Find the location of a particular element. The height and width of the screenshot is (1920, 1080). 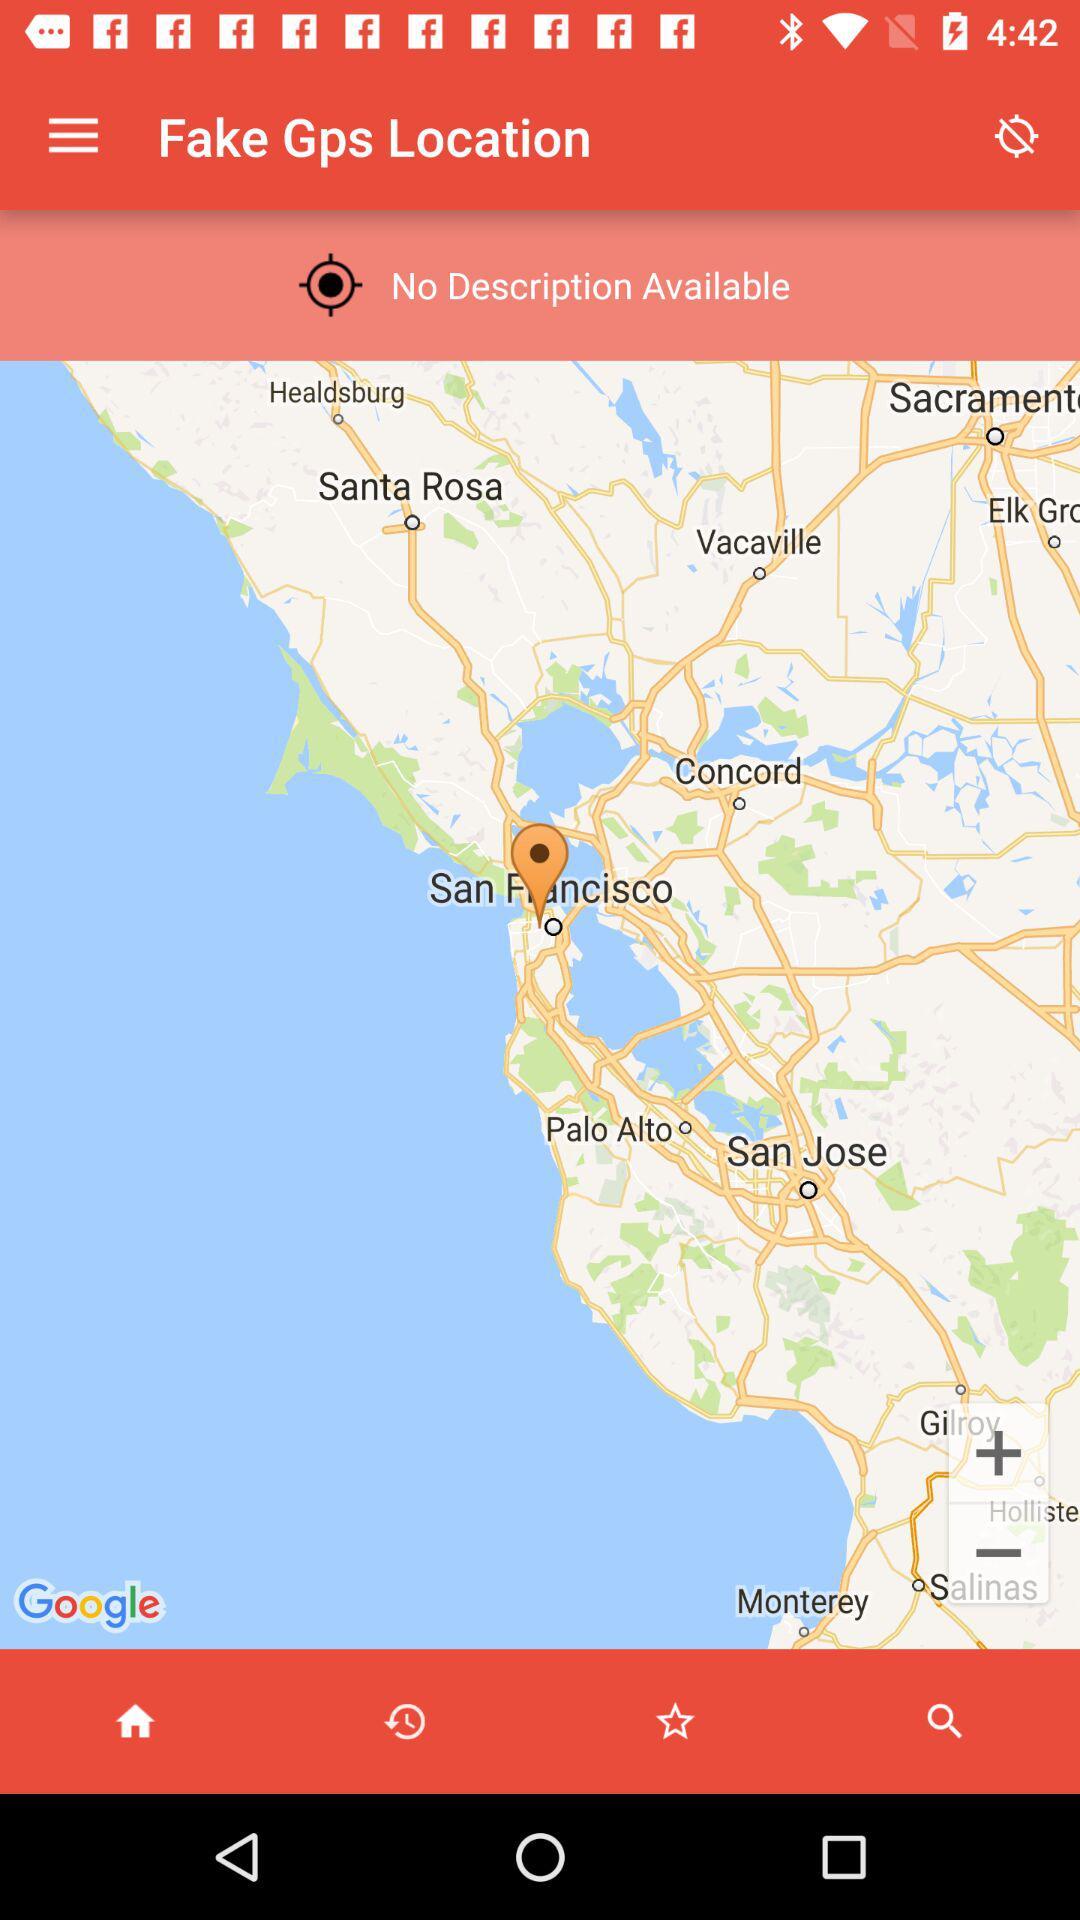

home screen is located at coordinates (135, 1720).